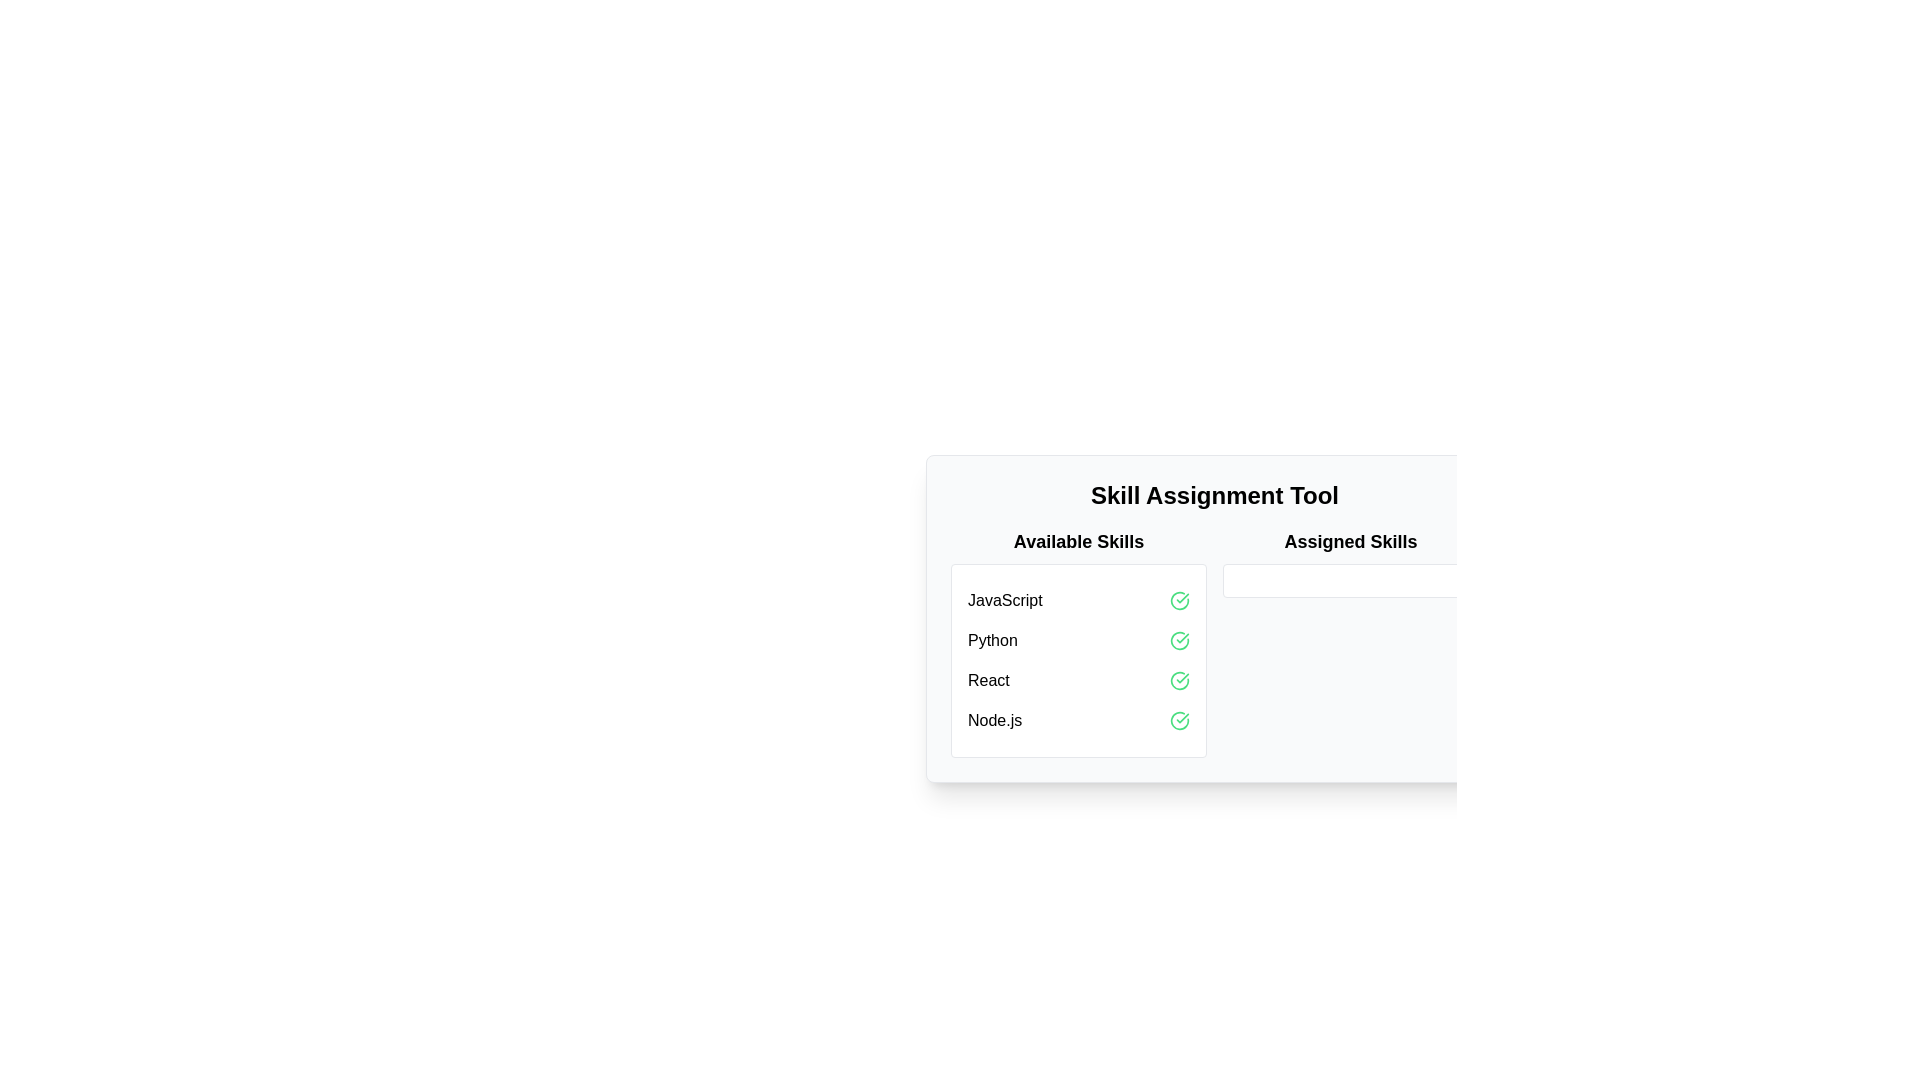 The height and width of the screenshot is (1080, 1920). I want to click on the text header labeled 'Available Skills', which is prominently styled and positioned at the top of the left column in the two-column layout, so click(1078, 542).